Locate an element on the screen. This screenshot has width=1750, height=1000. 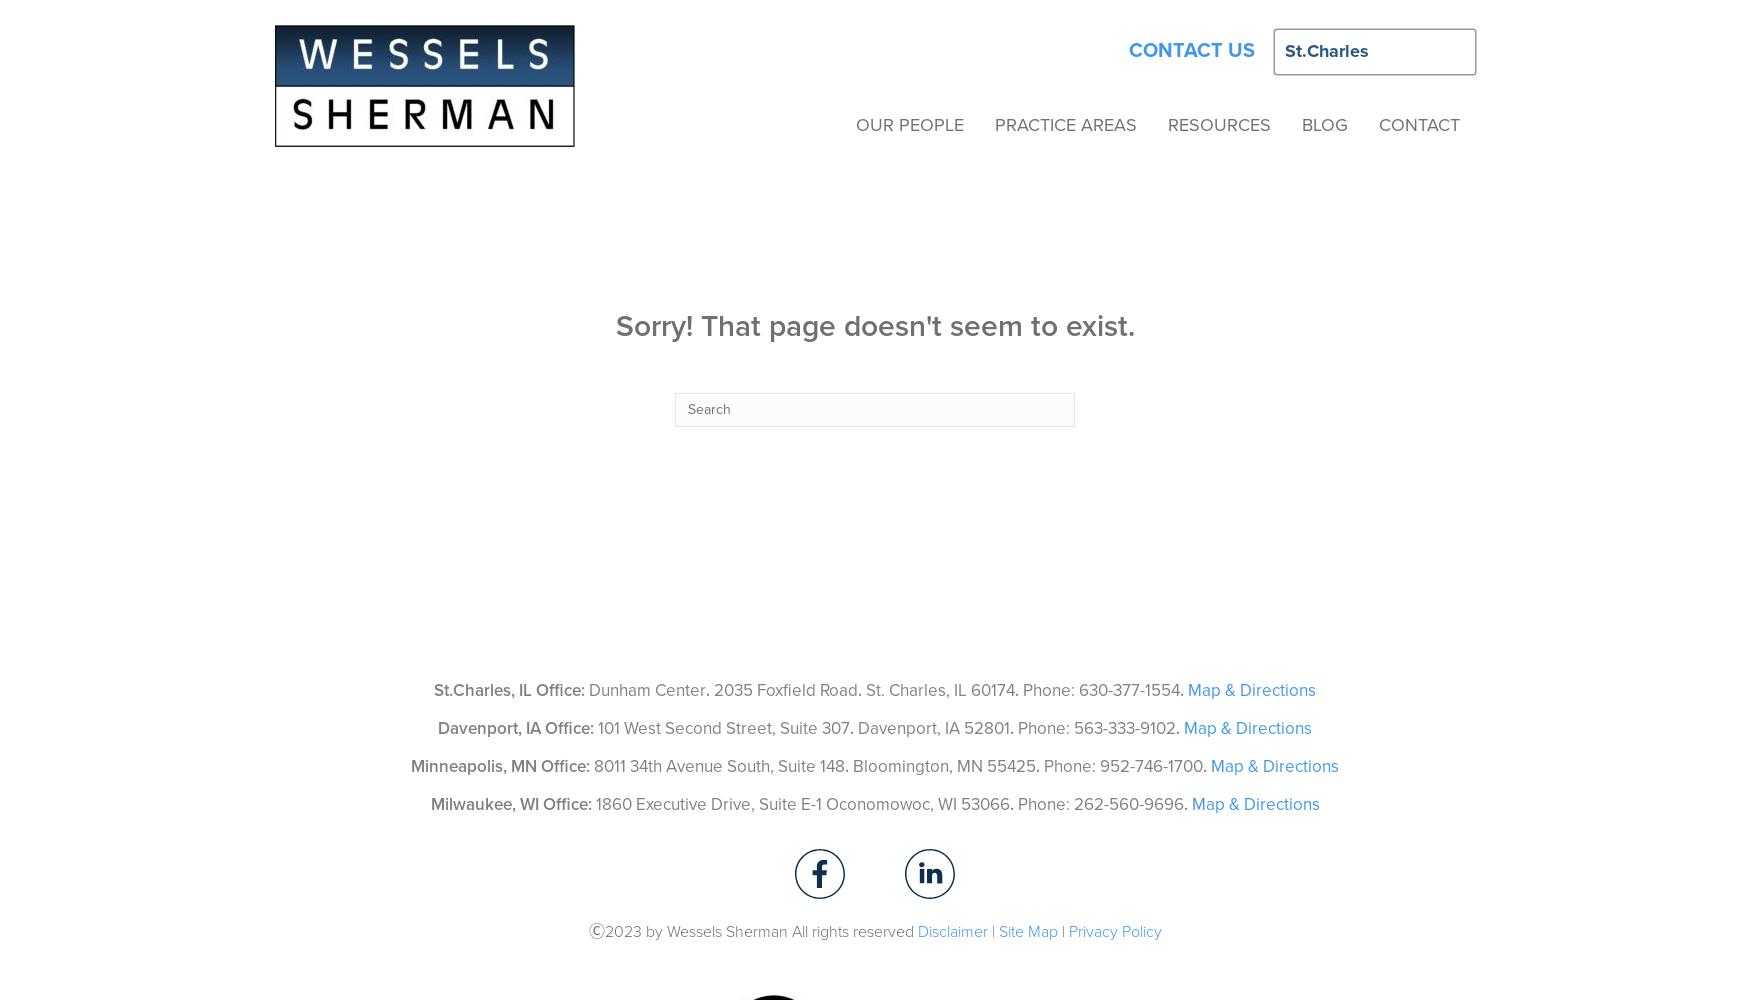
'Bloomington, MN 55425' is located at coordinates (852, 765).